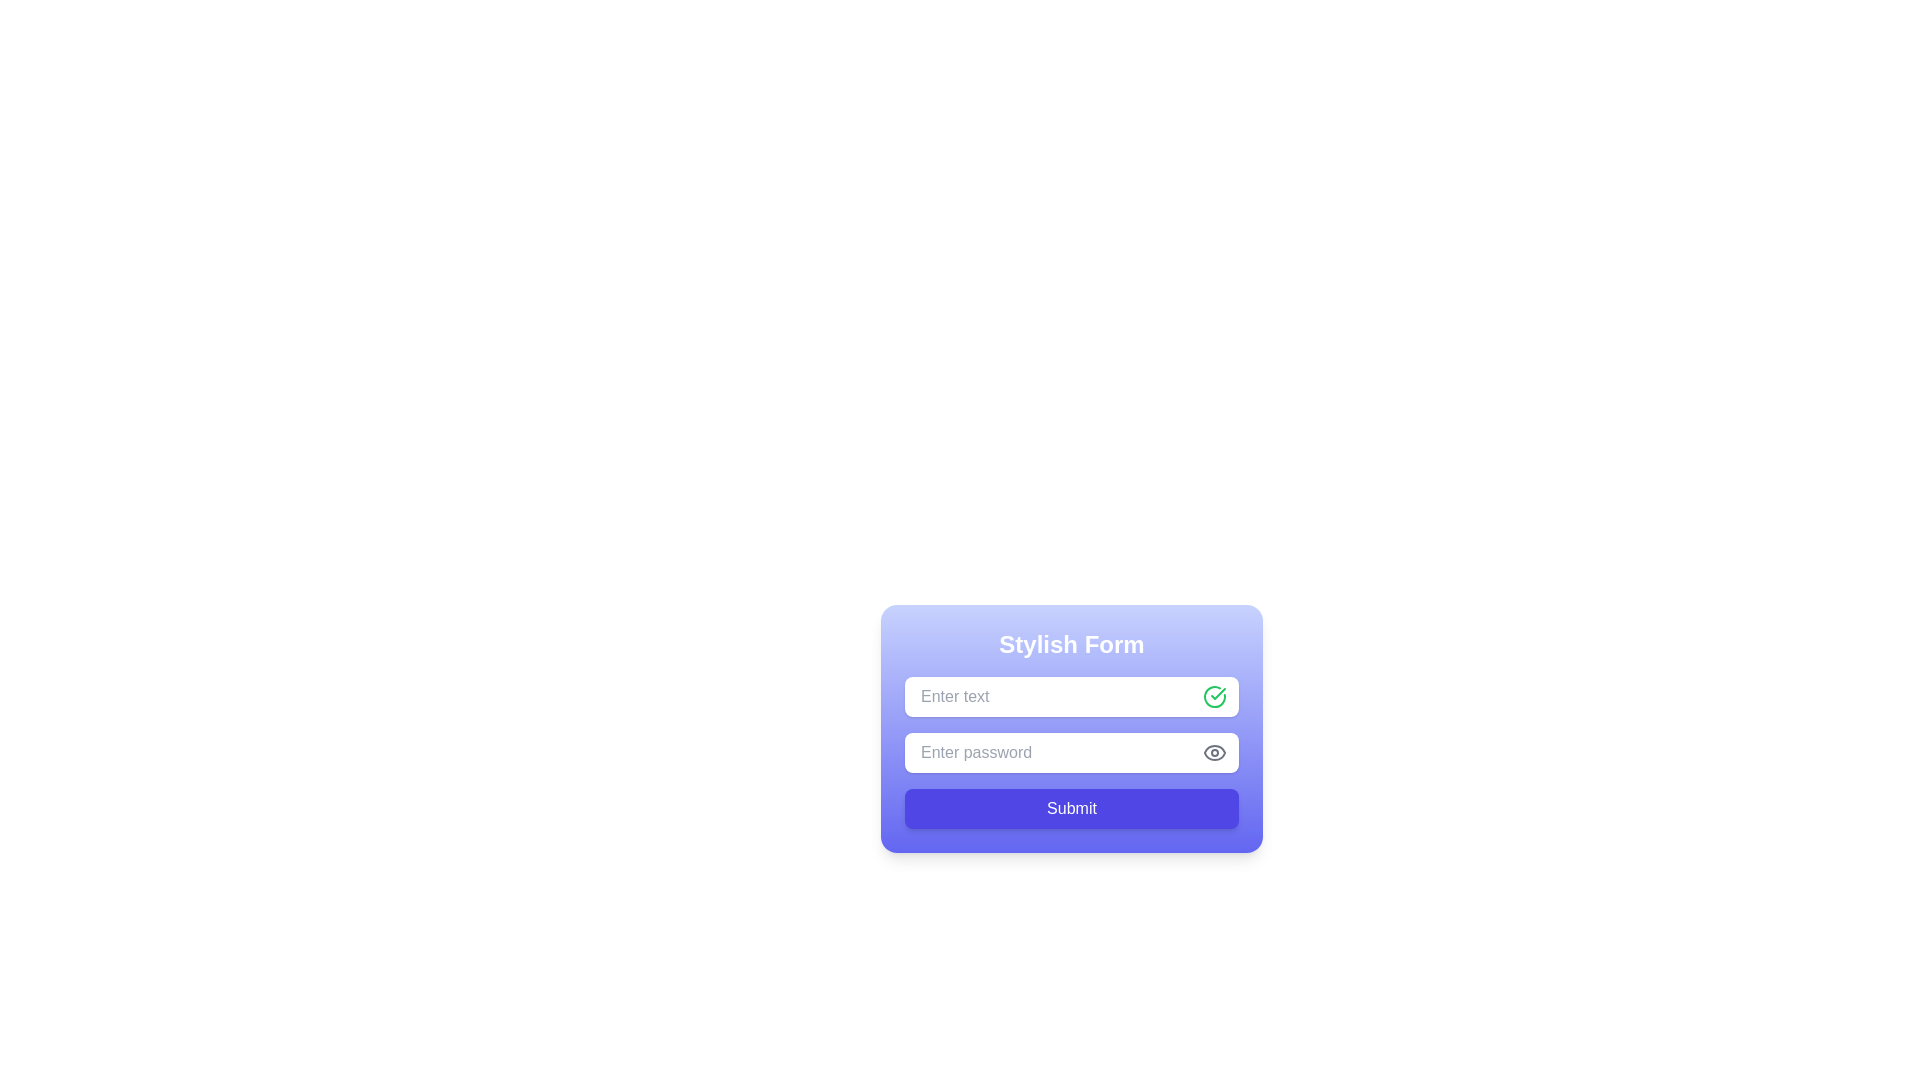  What do you see at coordinates (1070, 808) in the screenshot?
I see `the 'Submit' button with a vibrant indigo background and rounded corners to observe its hover effect` at bounding box center [1070, 808].